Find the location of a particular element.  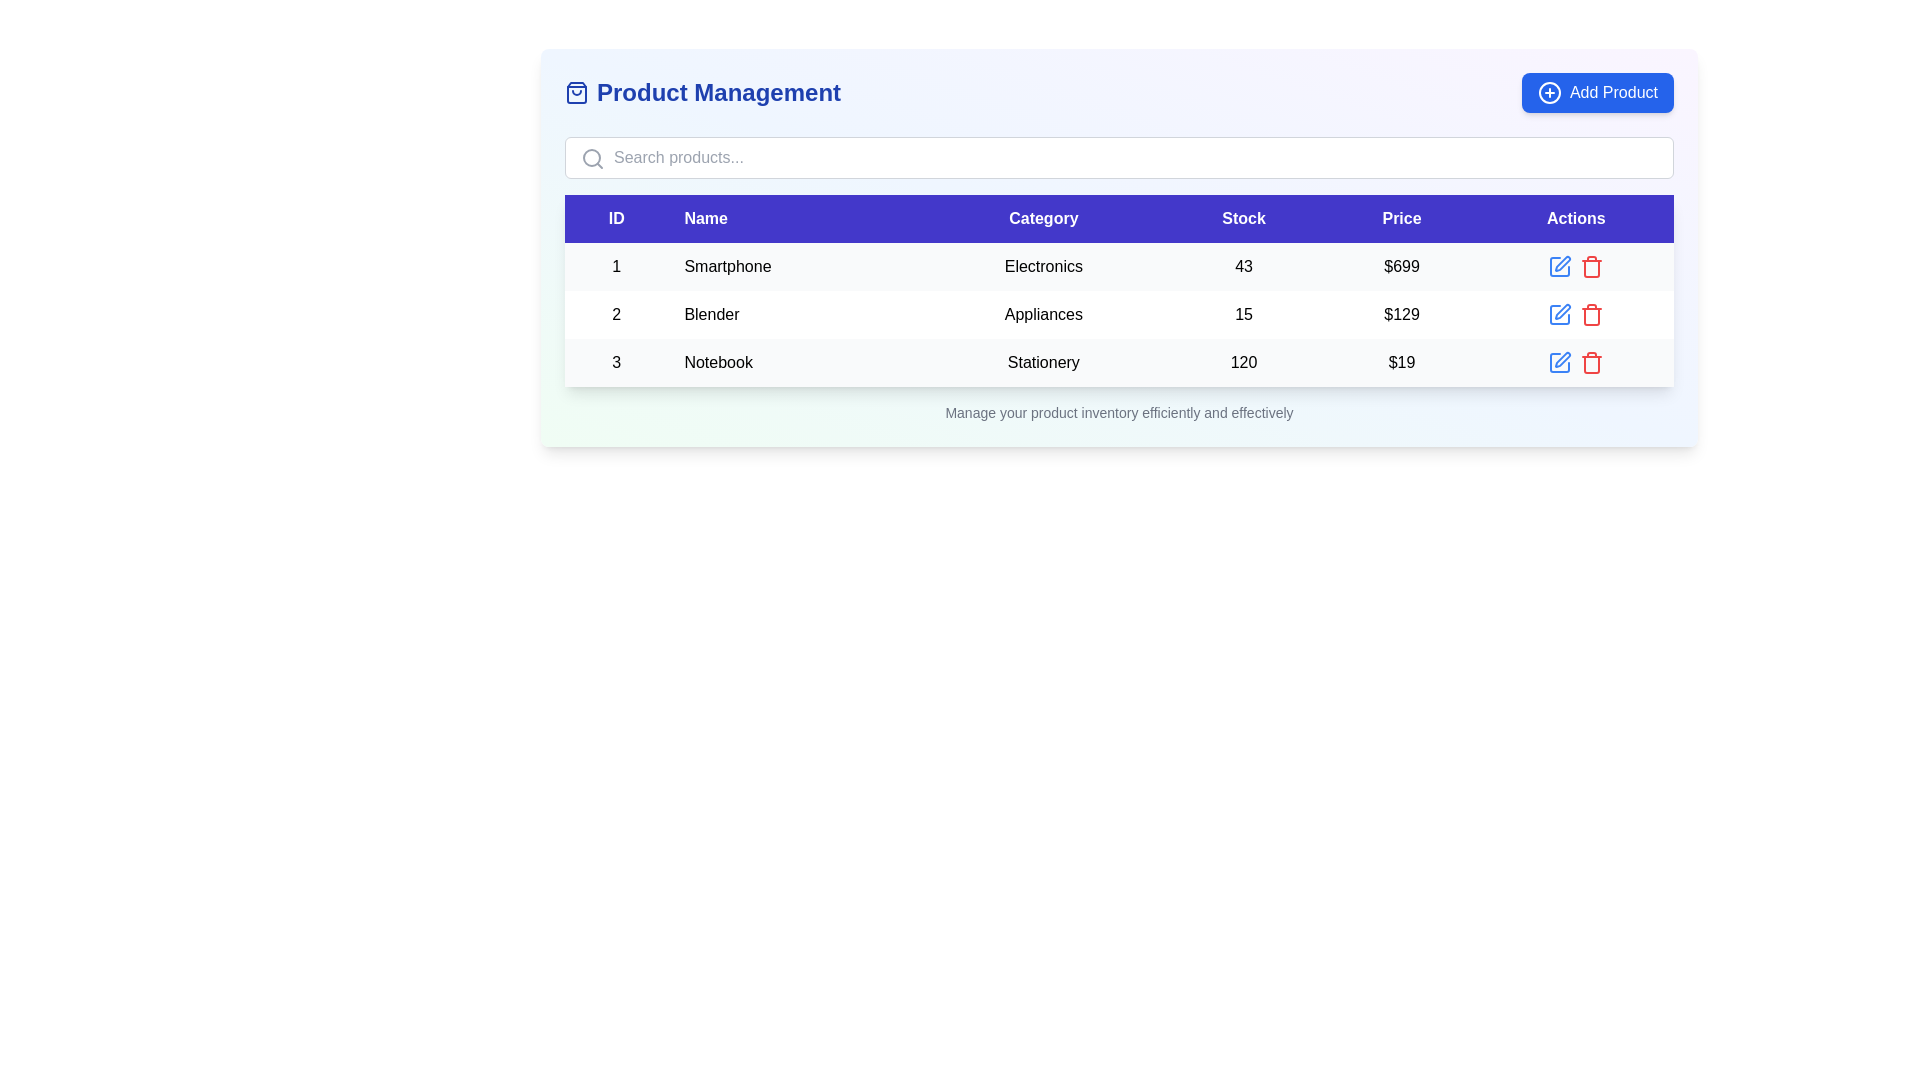

the informational label indicating the category 'Blender' in the second row of the table under the 'Category' column is located at coordinates (1042, 315).